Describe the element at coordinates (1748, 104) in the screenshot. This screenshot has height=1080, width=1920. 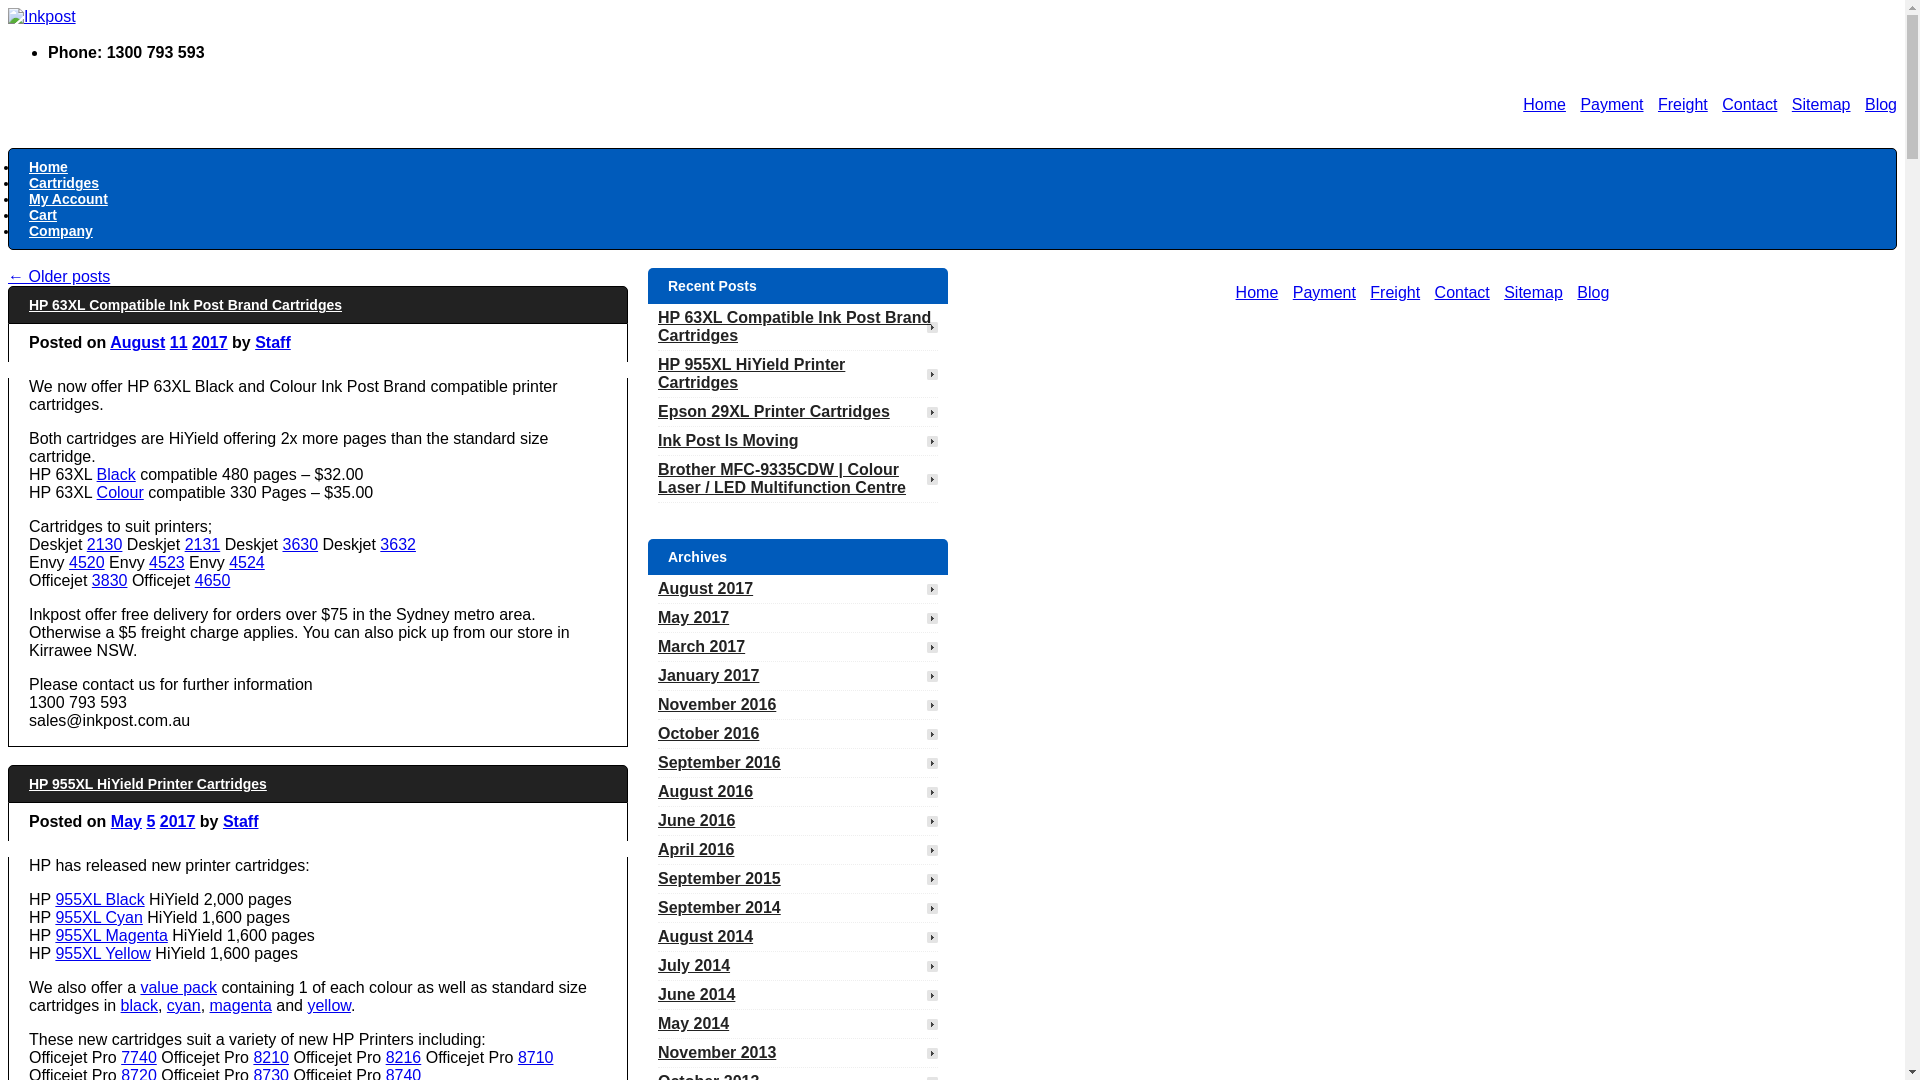
I see `'Contact'` at that location.